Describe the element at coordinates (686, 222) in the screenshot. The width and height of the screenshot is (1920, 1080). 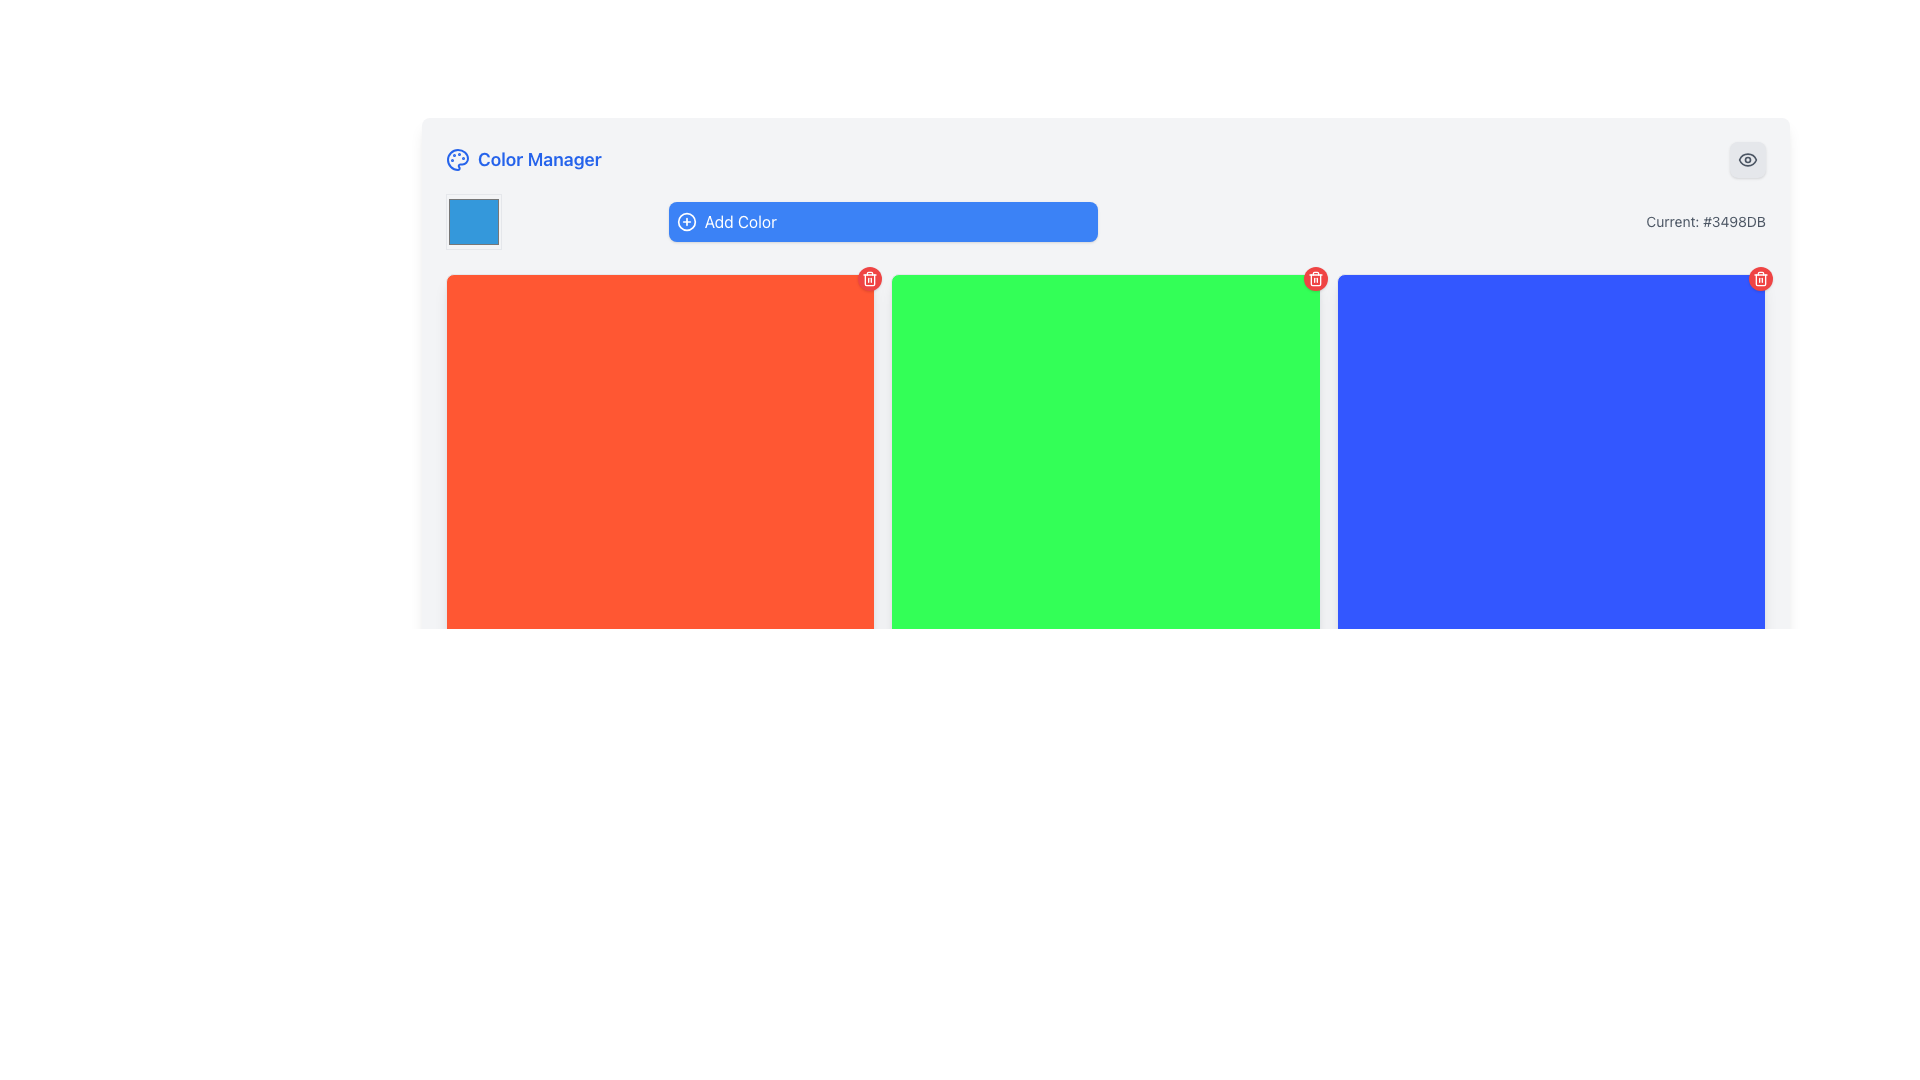
I see `the 'Add Color' icon located to the left of the text label in the 'Add Color' button at the top-center section of the interface` at that location.